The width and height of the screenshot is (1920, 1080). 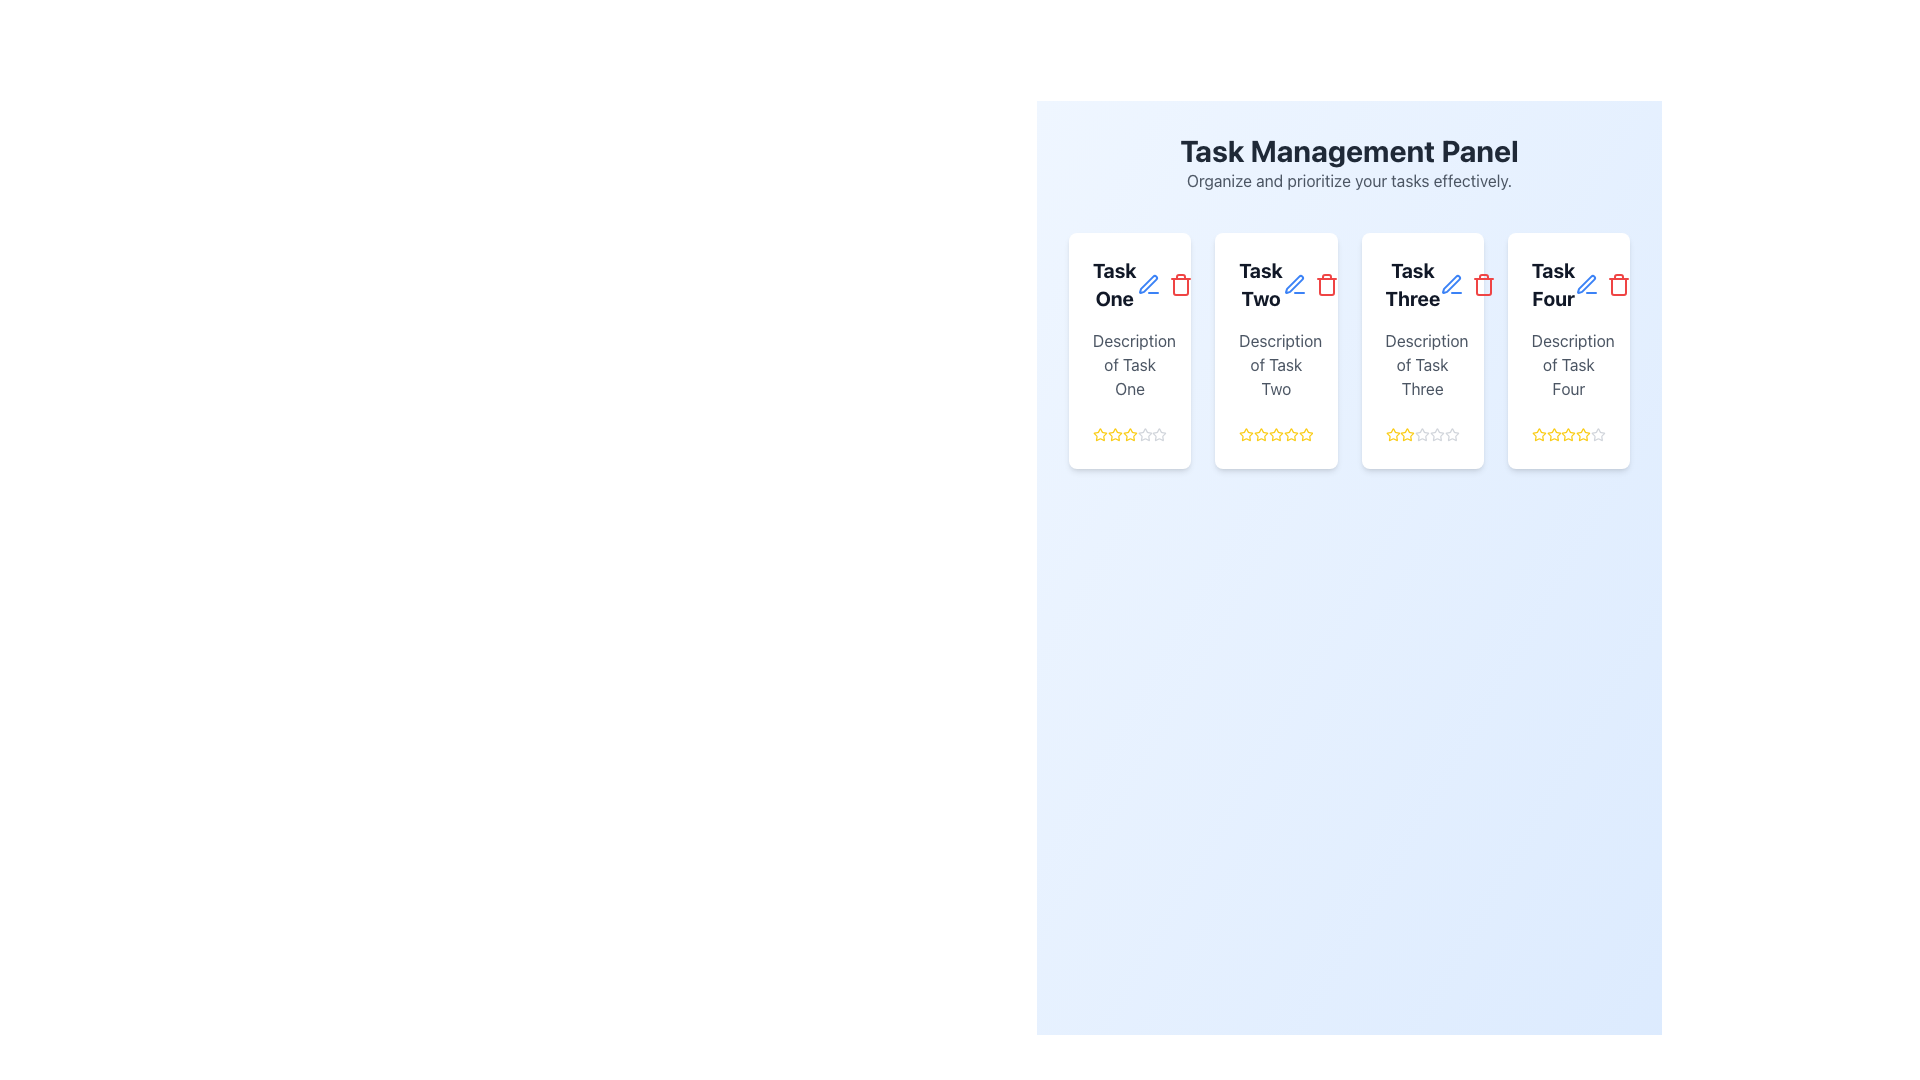 What do you see at coordinates (1114, 434) in the screenshot?
I see `the second star in the rating bar below 'Description of Task One'` at bounding box center [1114, 434].